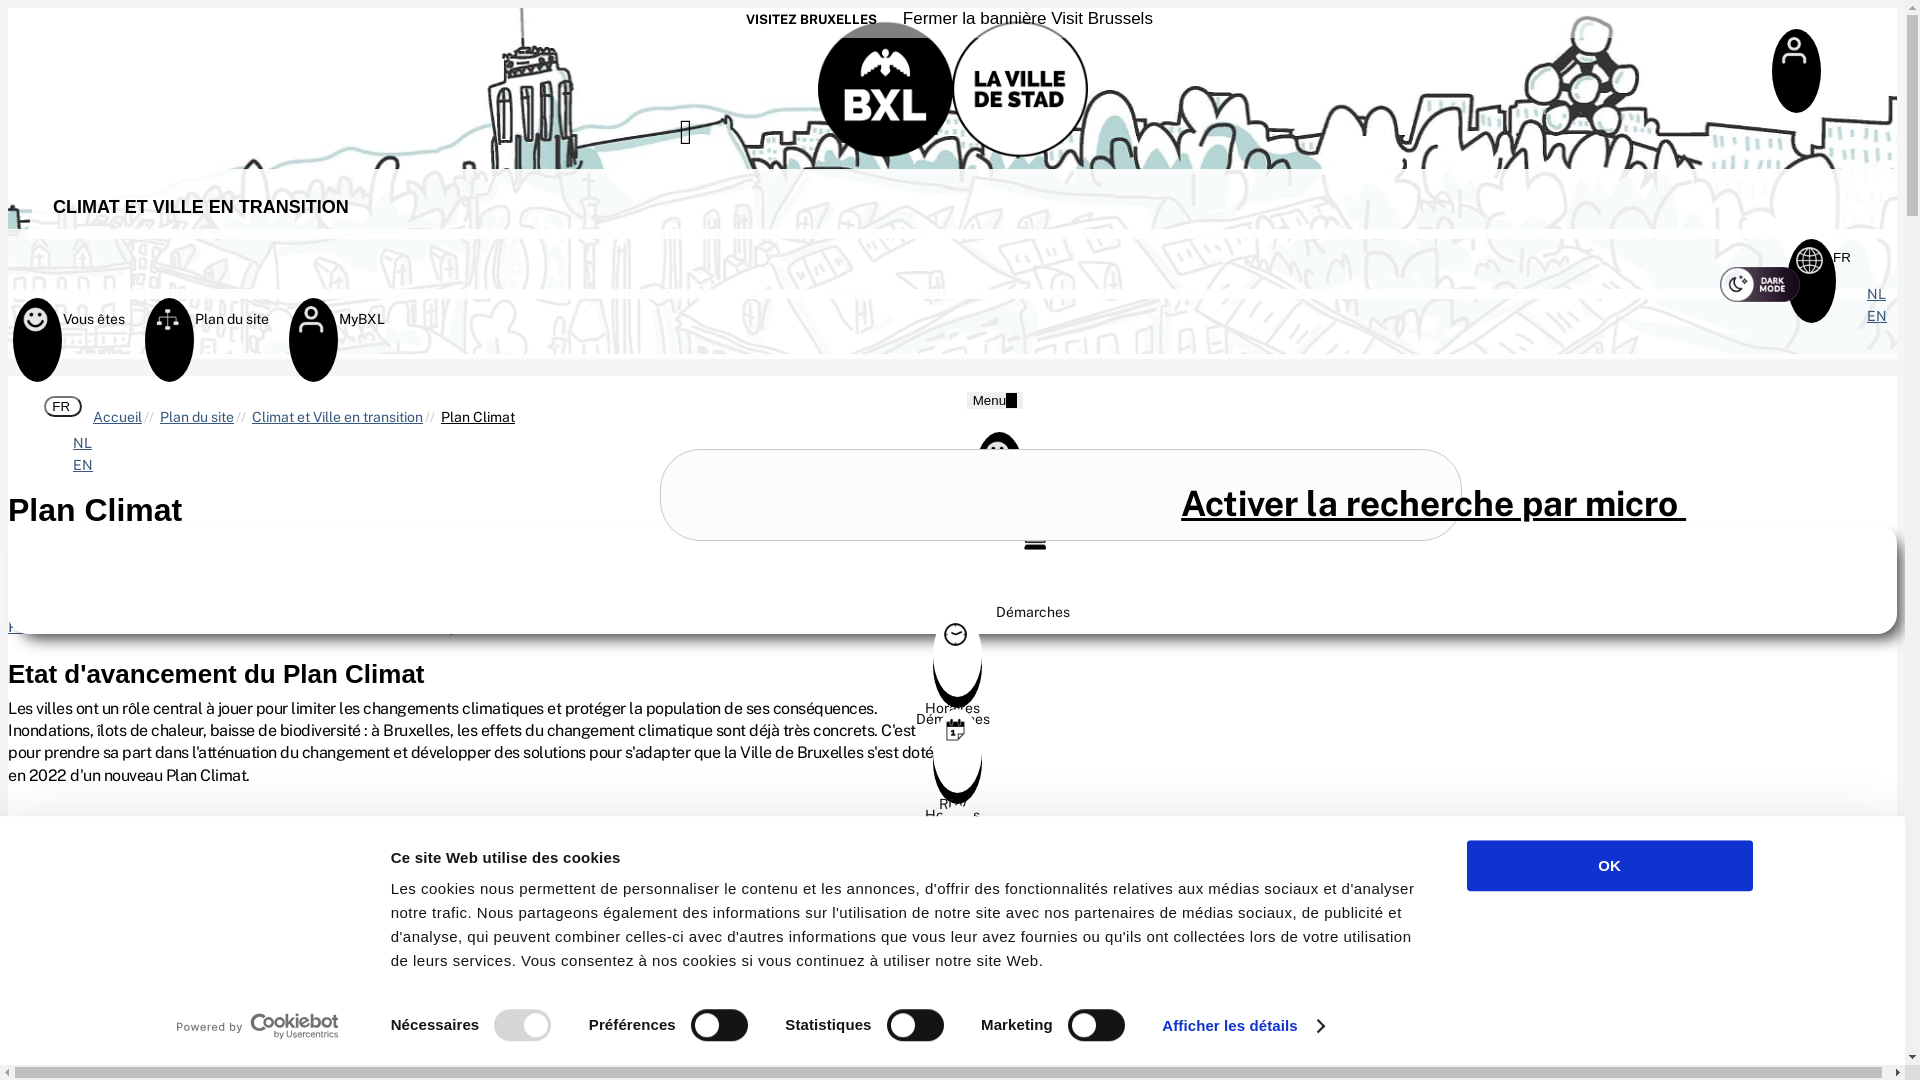 This screenshot has width=1920, height=1080. Describe the element at coordinates (477, 415) in the screenshot. I see `'Plan Climat'` at that location.